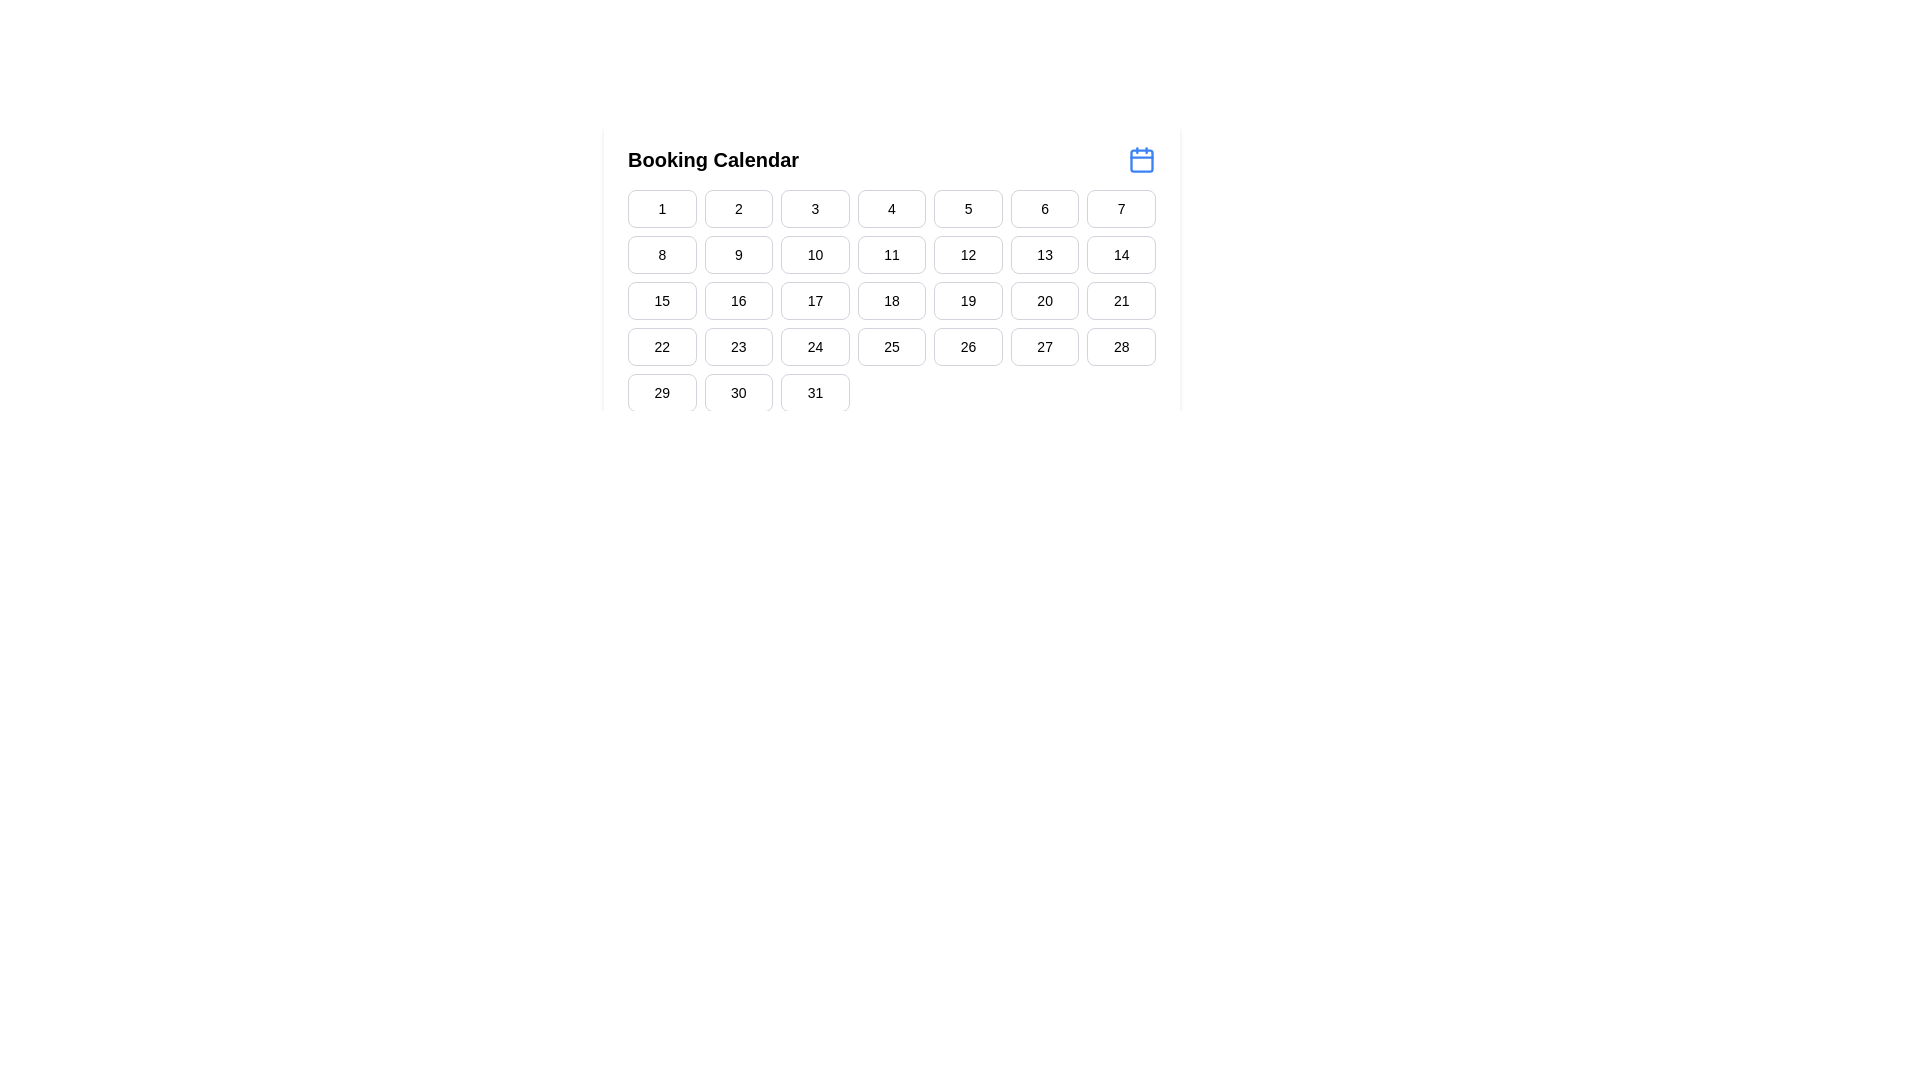 Image resolution: width=1920 pixels, height=1080 pixels. I want to click on the button representing the selectable date of the 20th in the calendar grid located in the third row and sixth column, so click(1044, 300).